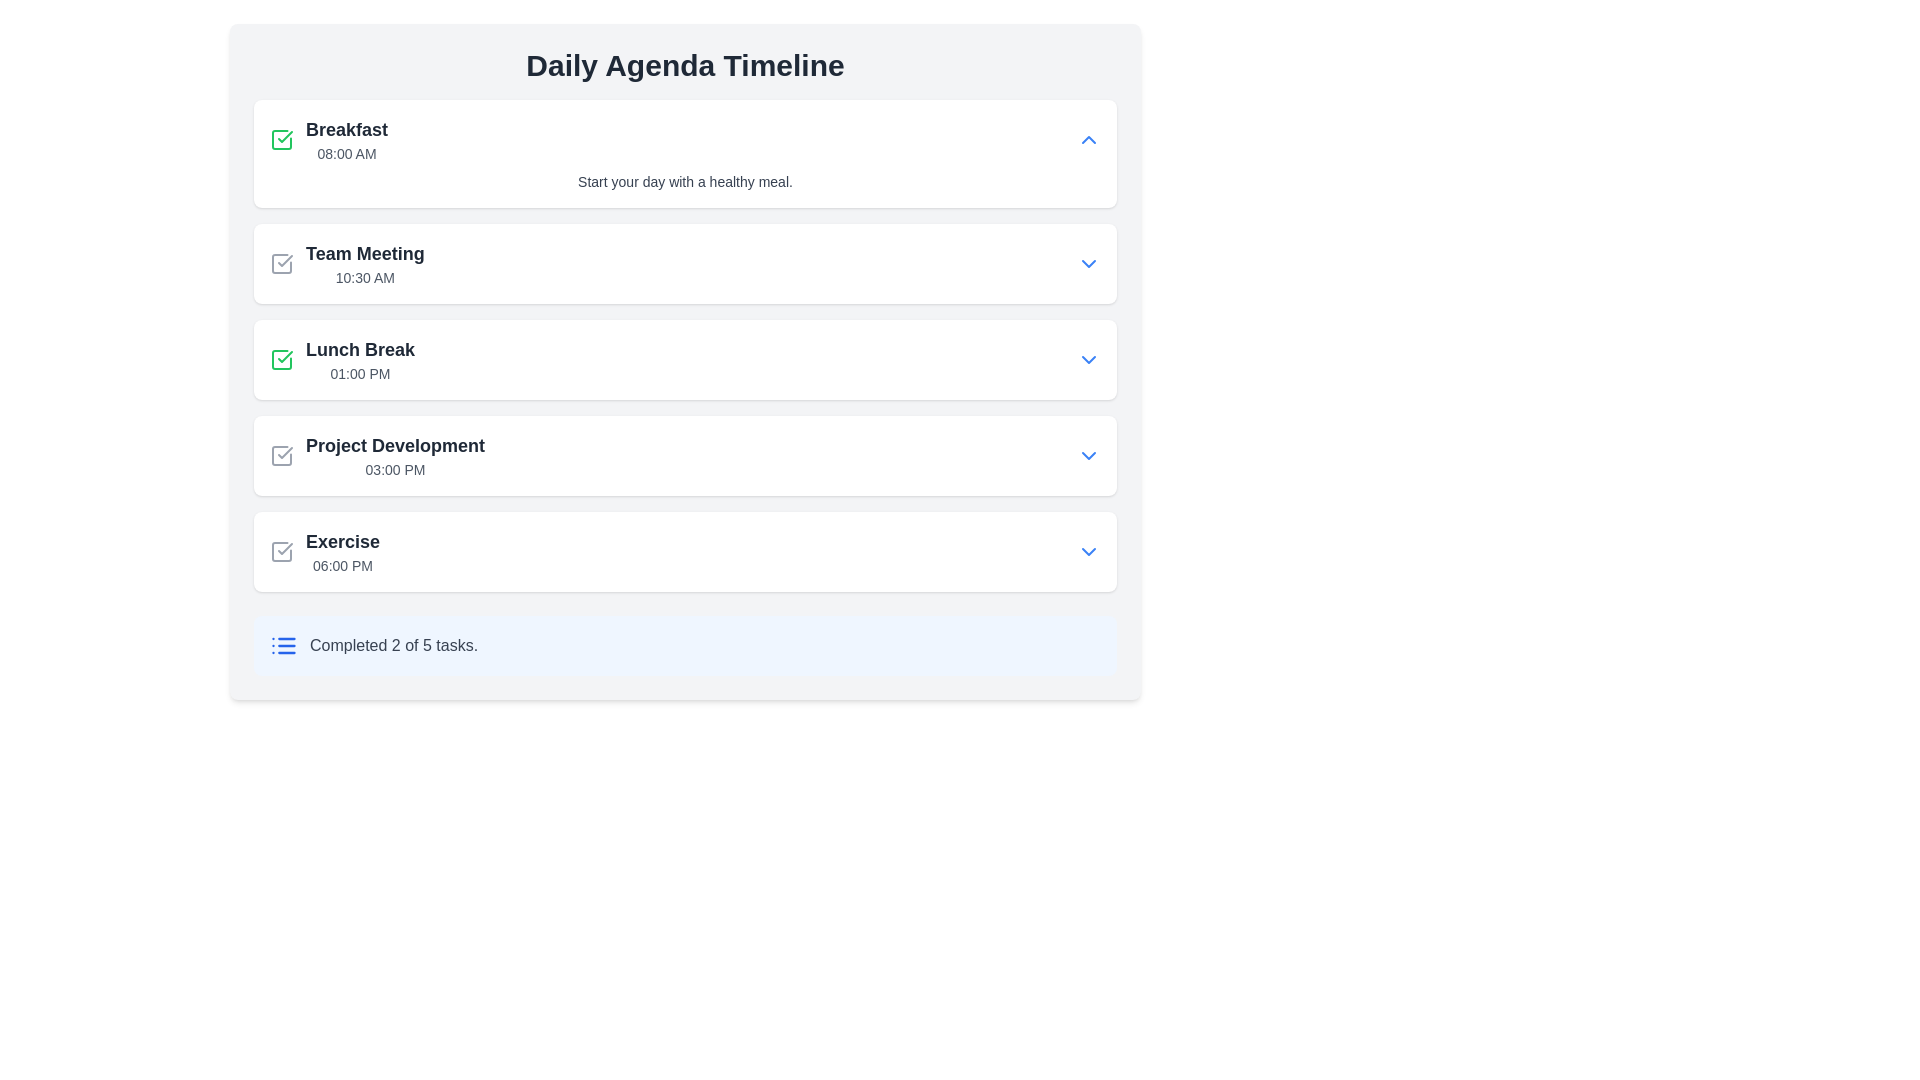  What do you see at coordinates (395, 445) in the screenshot?
I see `text label displaying 'Project Development', which is the fourth entry in the 'Daily Agenda Timeline' layout, positioned above the '03:00 PM' text and below the 'Lunch Break' entry` at bounding box center [395, 445].